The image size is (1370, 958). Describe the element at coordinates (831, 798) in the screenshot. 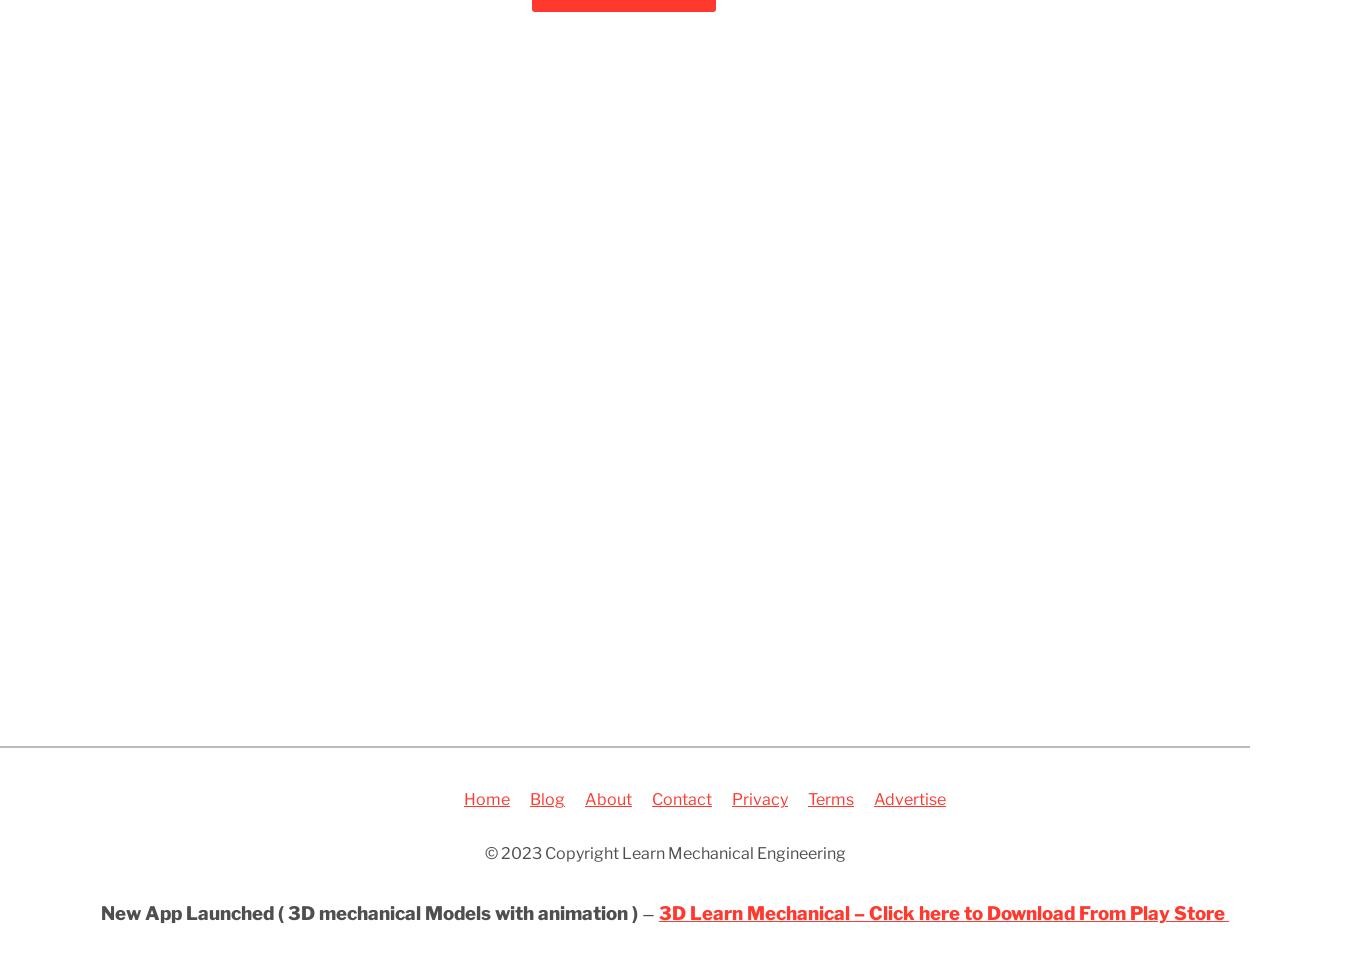

I see `'Terms'` at that location.